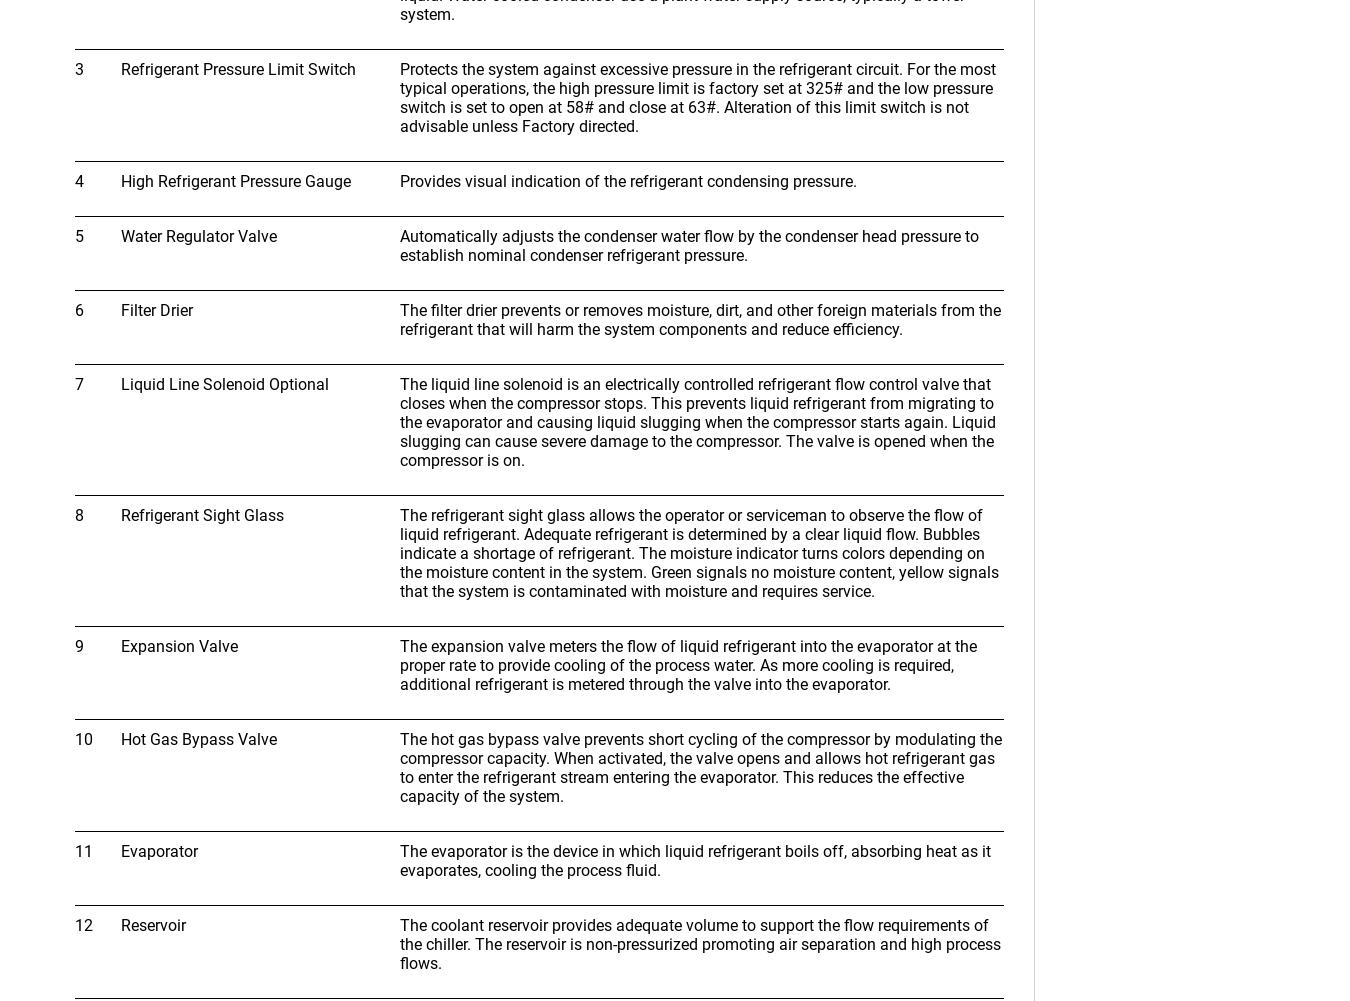 The height and width of the screenshot is (1001, 1350). I want to click on 'The refrigerant sight glass allows the operator or serviceman to observe the flow of liquid refrigerant. Adequate refrigerant is determined by a clear liquid flow. Bubbles indicate a shortage of refrigerant. The moisture indicator turns colors depending on the moisture content in the system. Green signals no moisture content, yellow signals that the system is contaminated with moisture and requires service.', so click(698, 552).